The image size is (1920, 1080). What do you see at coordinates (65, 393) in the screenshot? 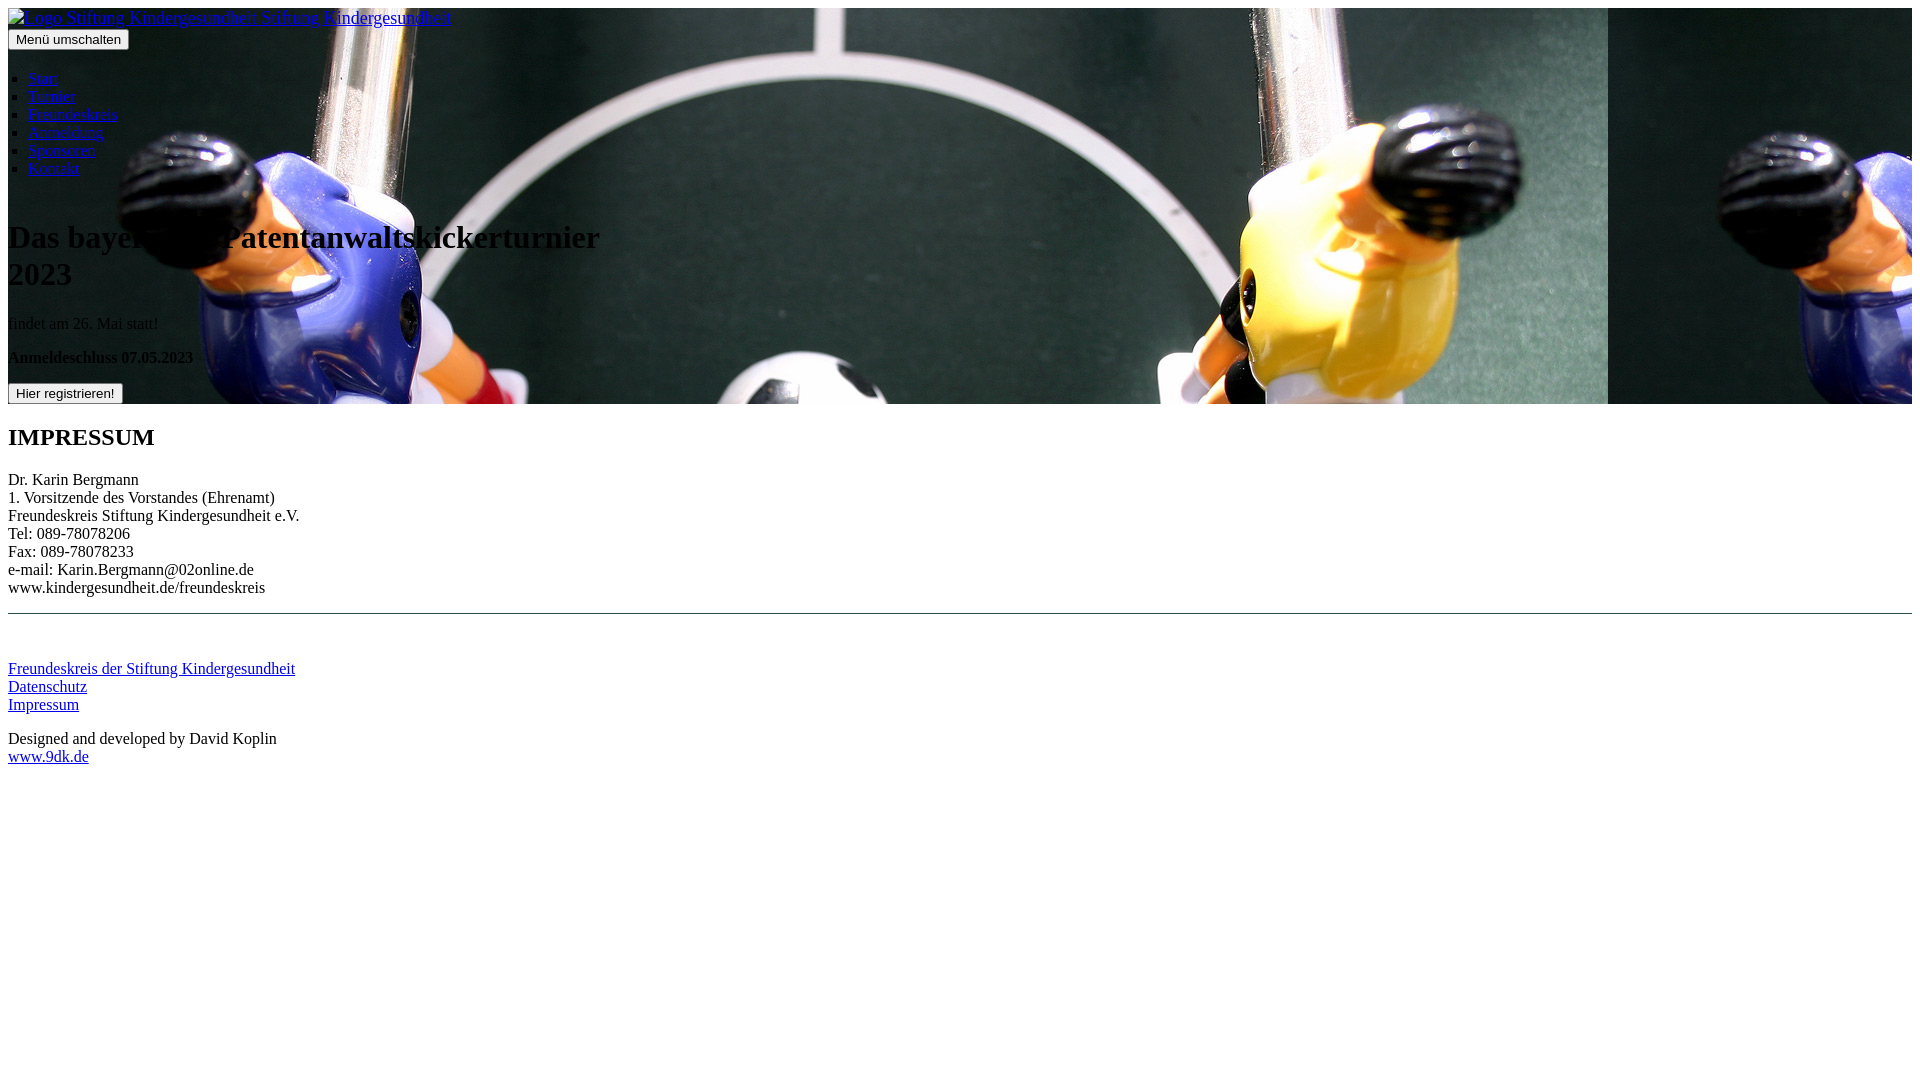
I see `'Hier registrieren!'` at bounding box center [65, 393].